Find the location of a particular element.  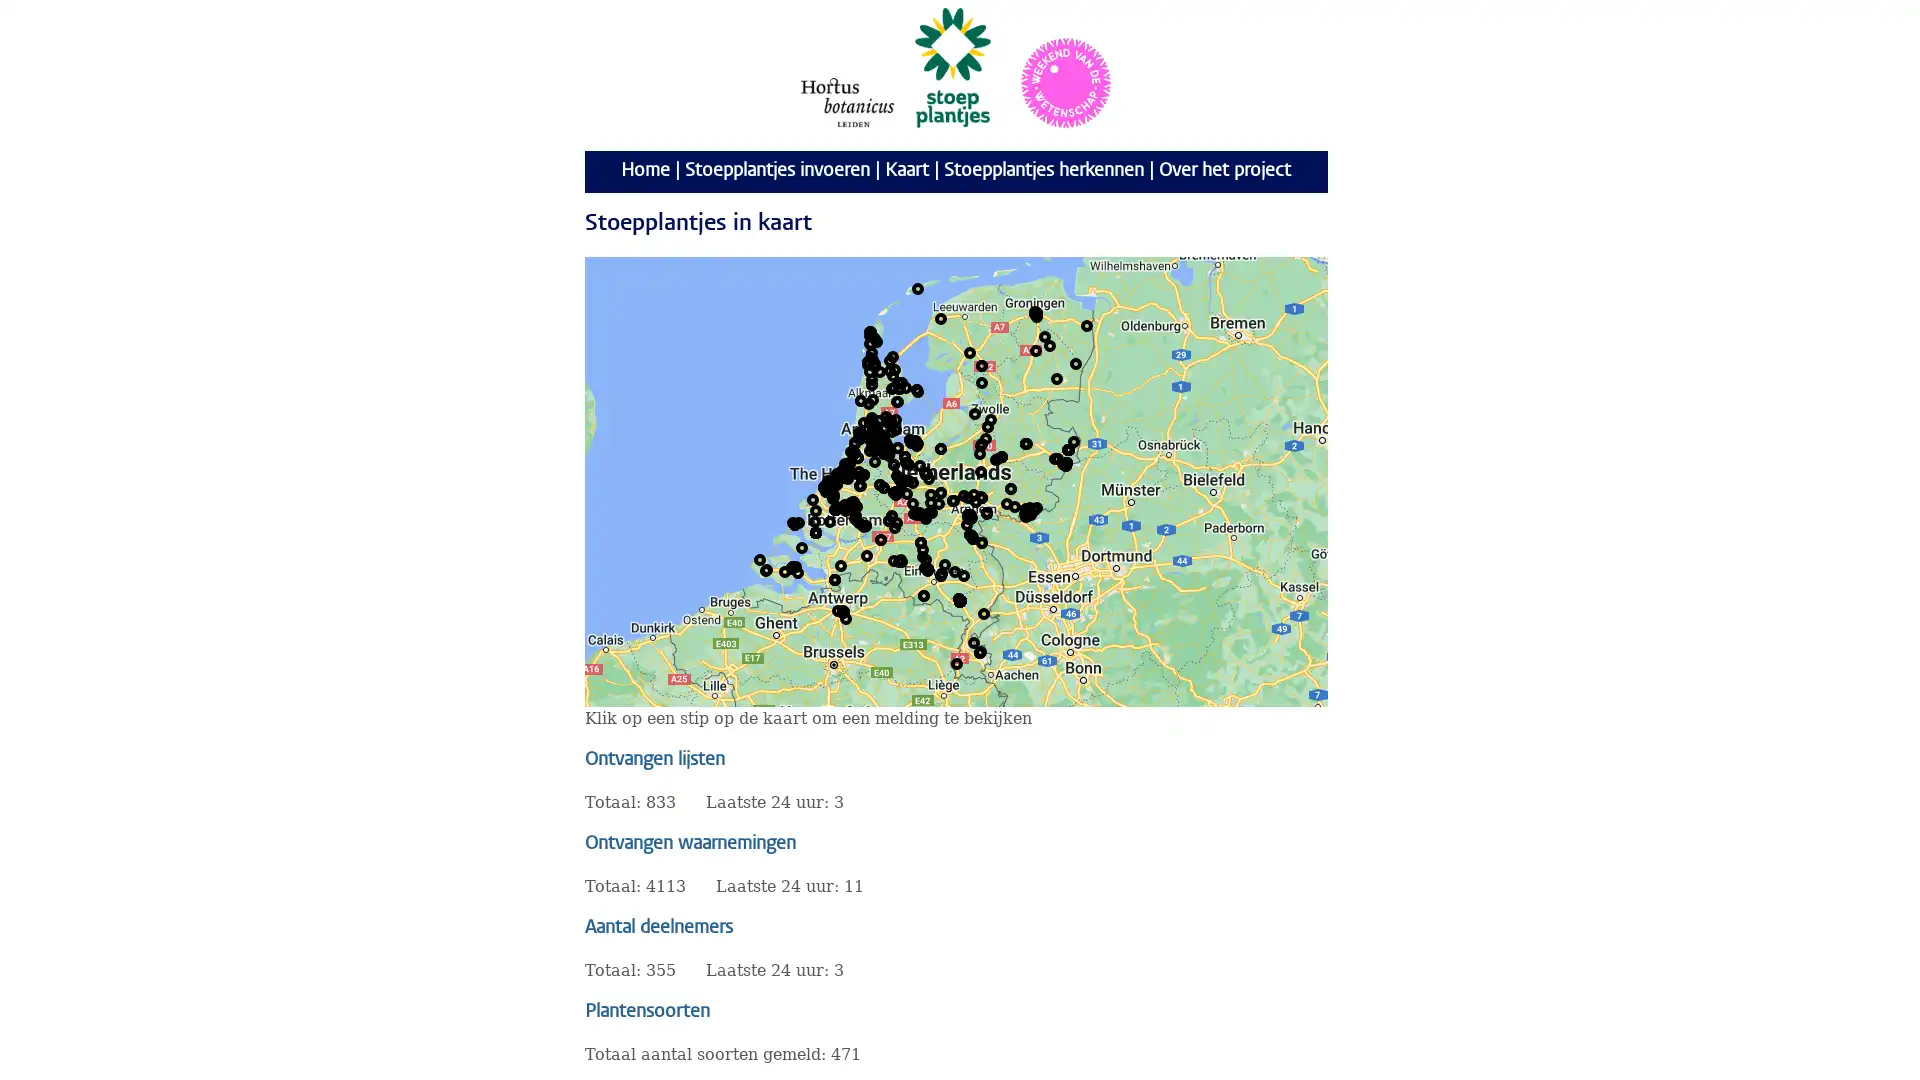

Telling van Chil op 04 december 2021 is located at coordinates (844, 504).